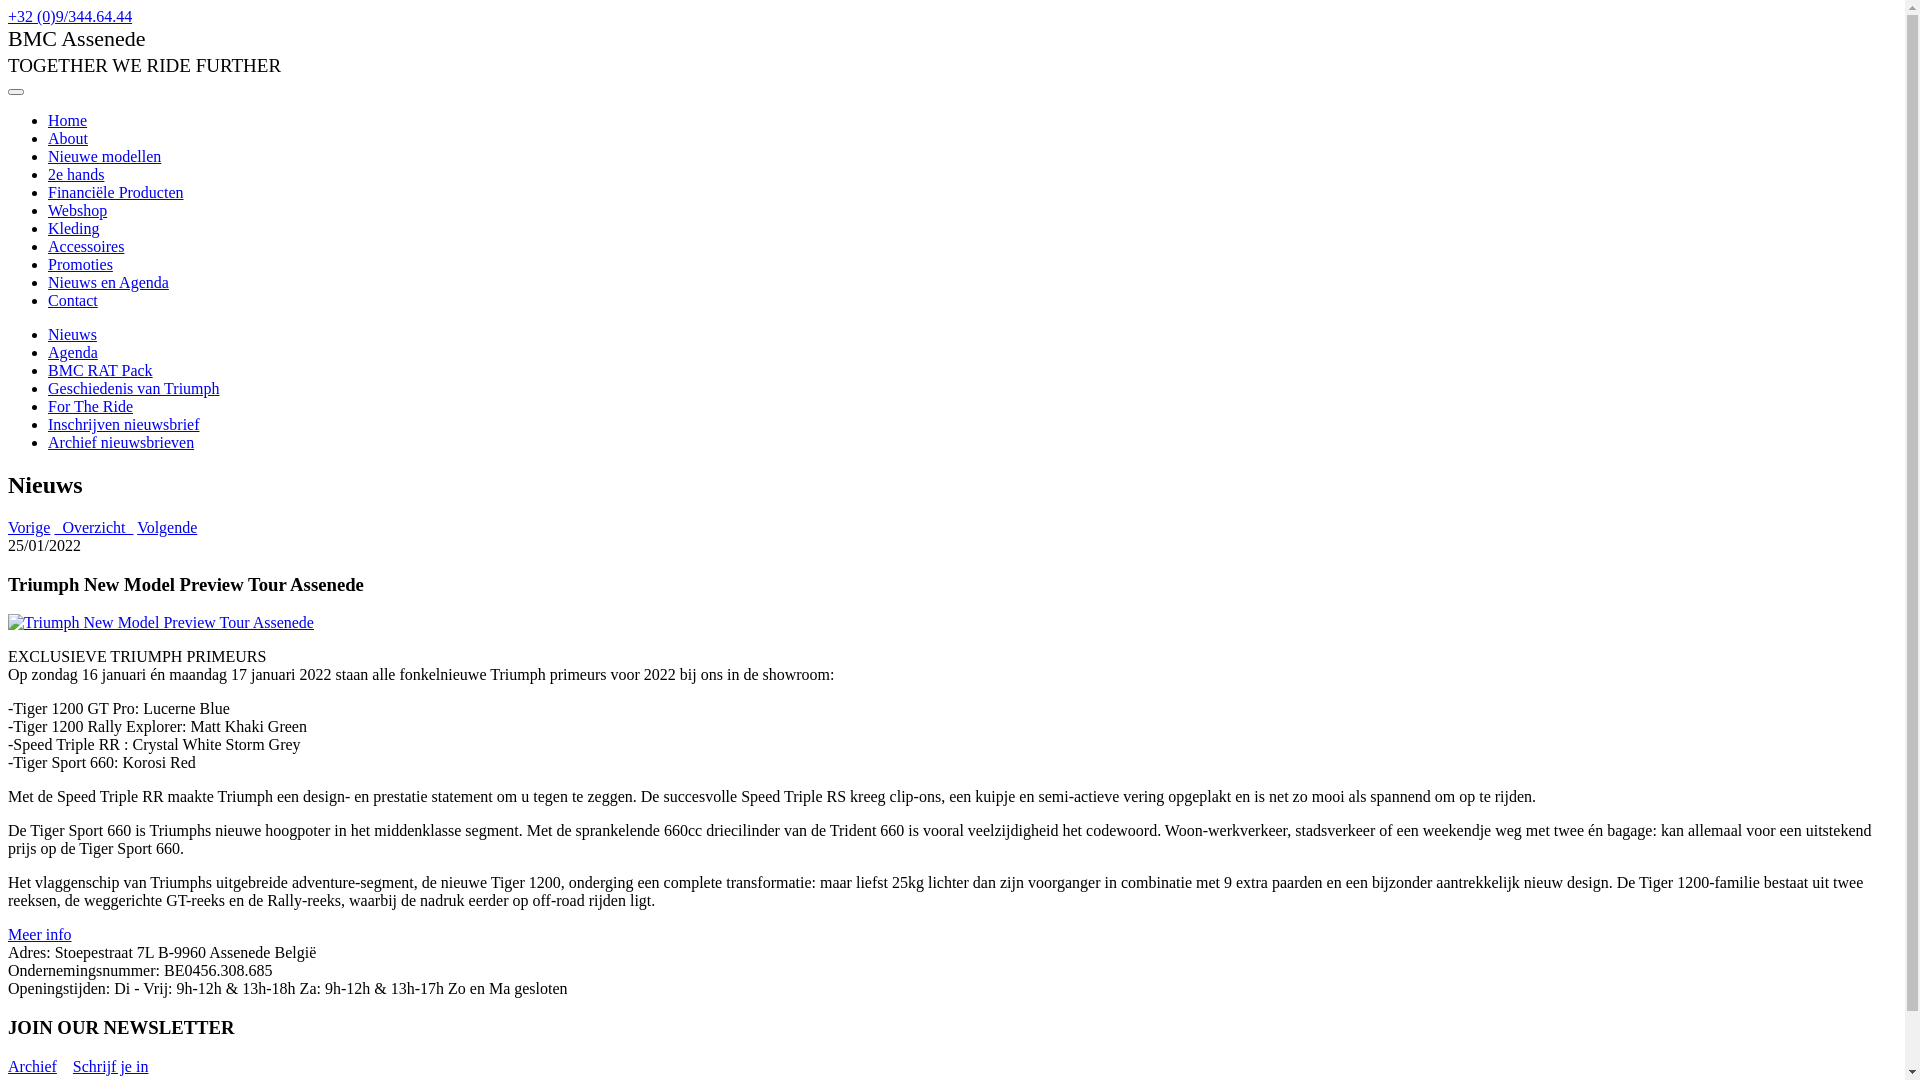 The height and width of the screenshot is (1080, 1920). Describe the element at coordinates (32, 1065) in the screenshot. I see `'Archief'` at that location.